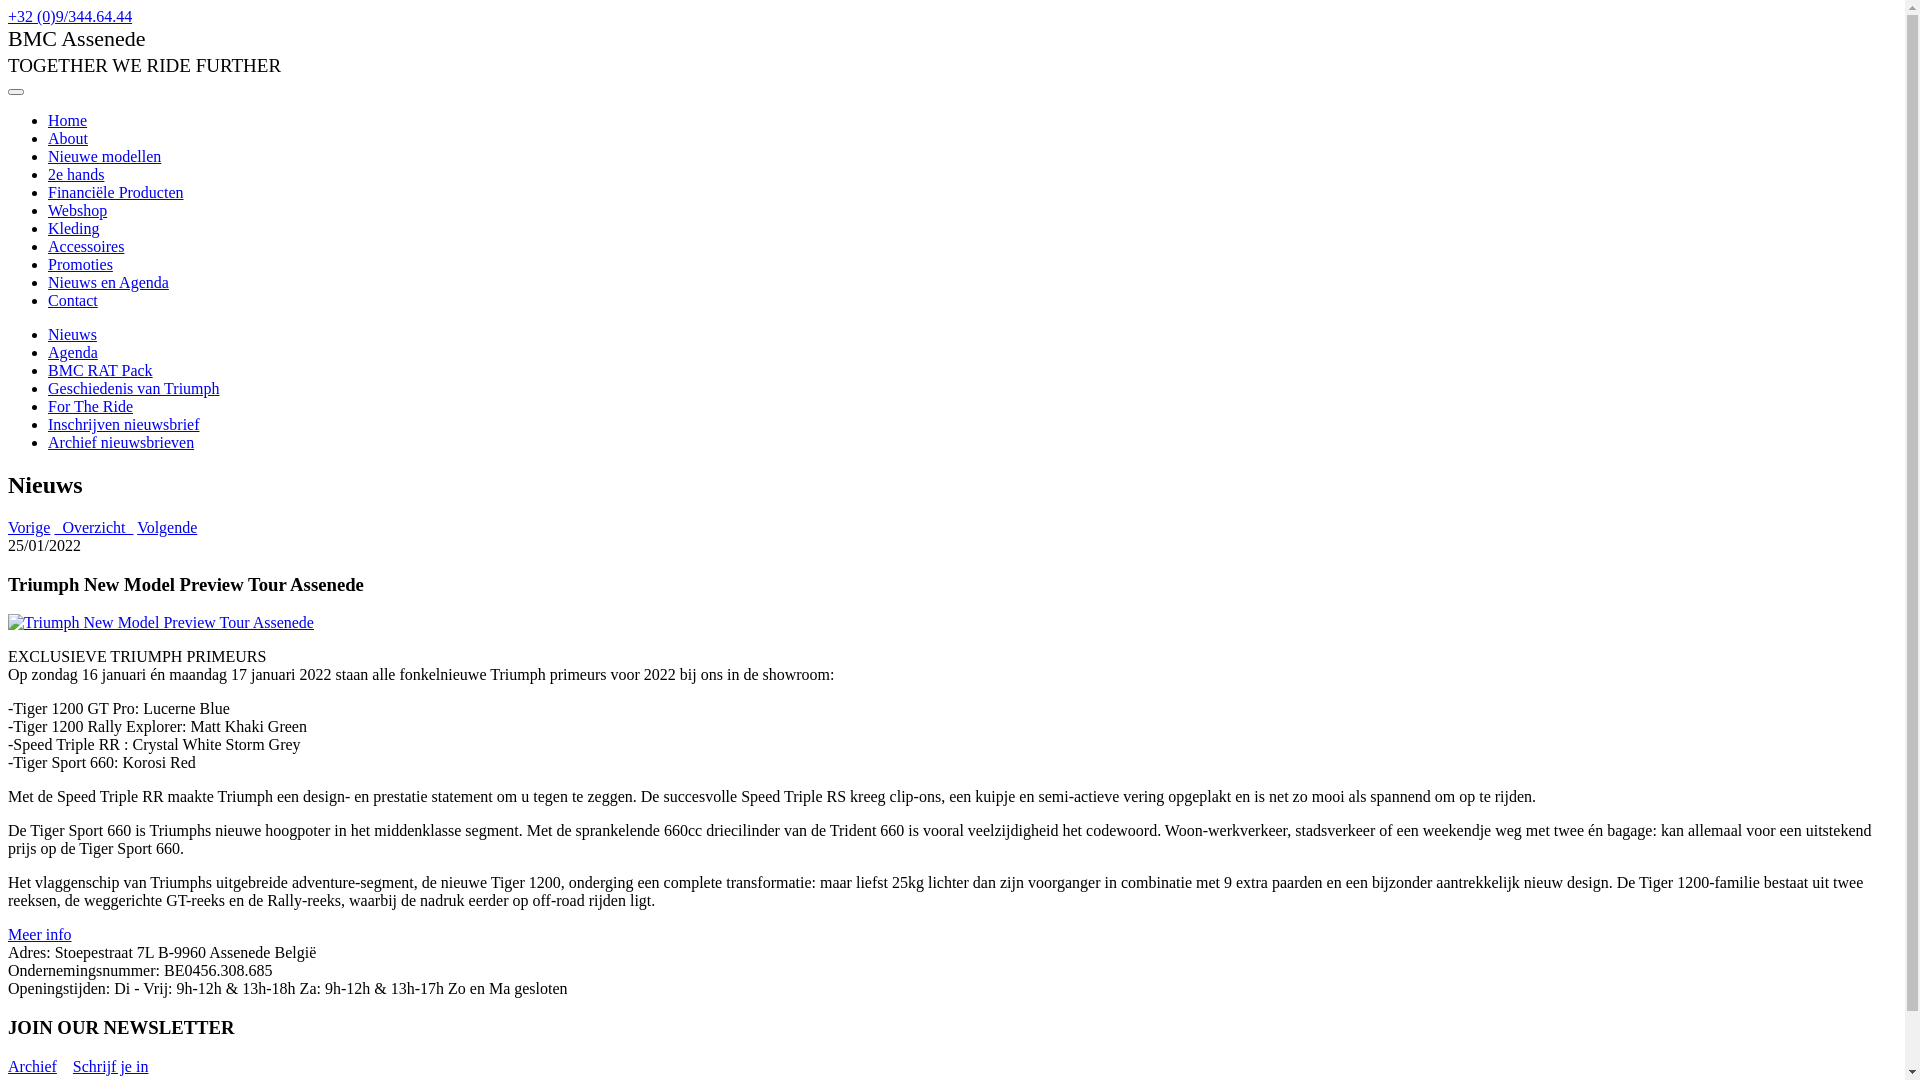 The height and width of the screenshot is (1080, 1920). Describe the element at coordinates (32, 1065) in the screenshot. I see `'Archief'` at that location.